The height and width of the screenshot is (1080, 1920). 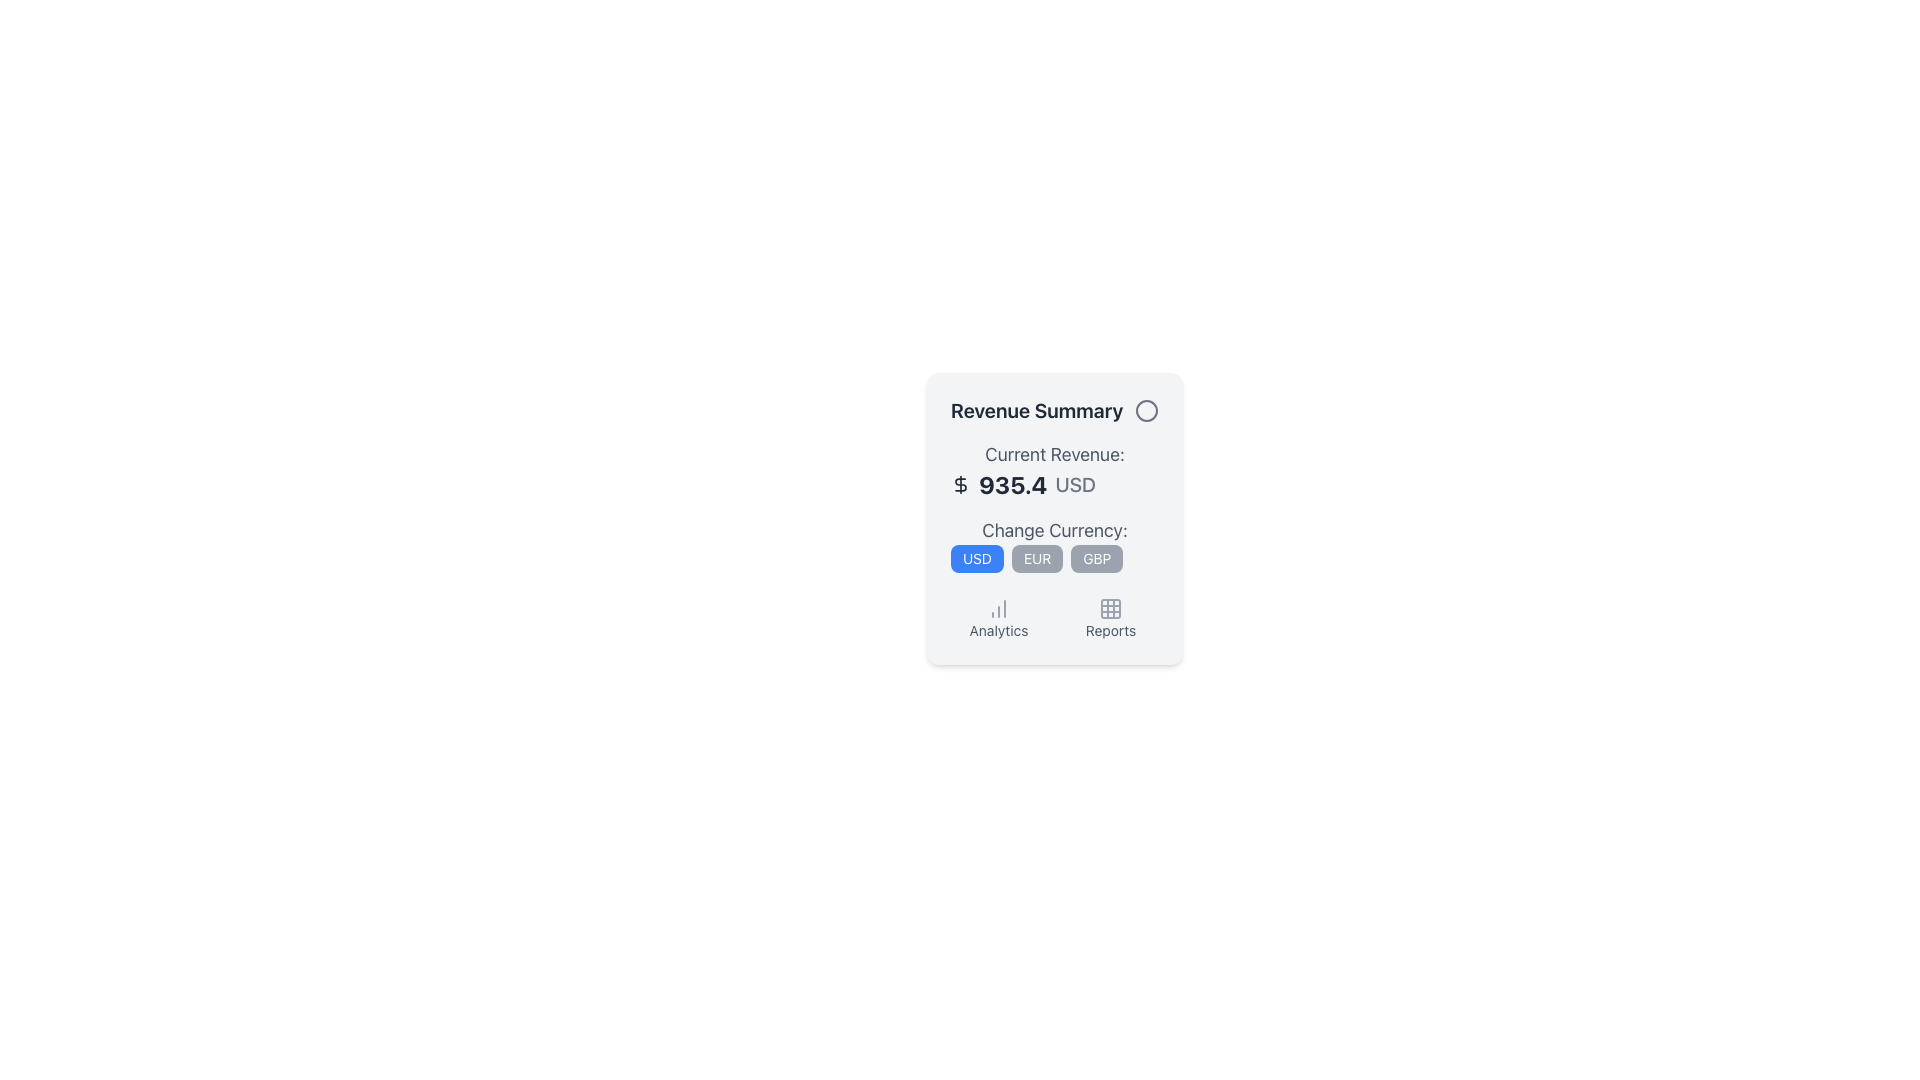 What do you see at coordinates (1054, 470) in the screenshot?
I see `the static display text element that presents the current revenue in USD, located below the 'Revenue Summary' title and above 'Change Currency'` at bounding box center [1054, 470].